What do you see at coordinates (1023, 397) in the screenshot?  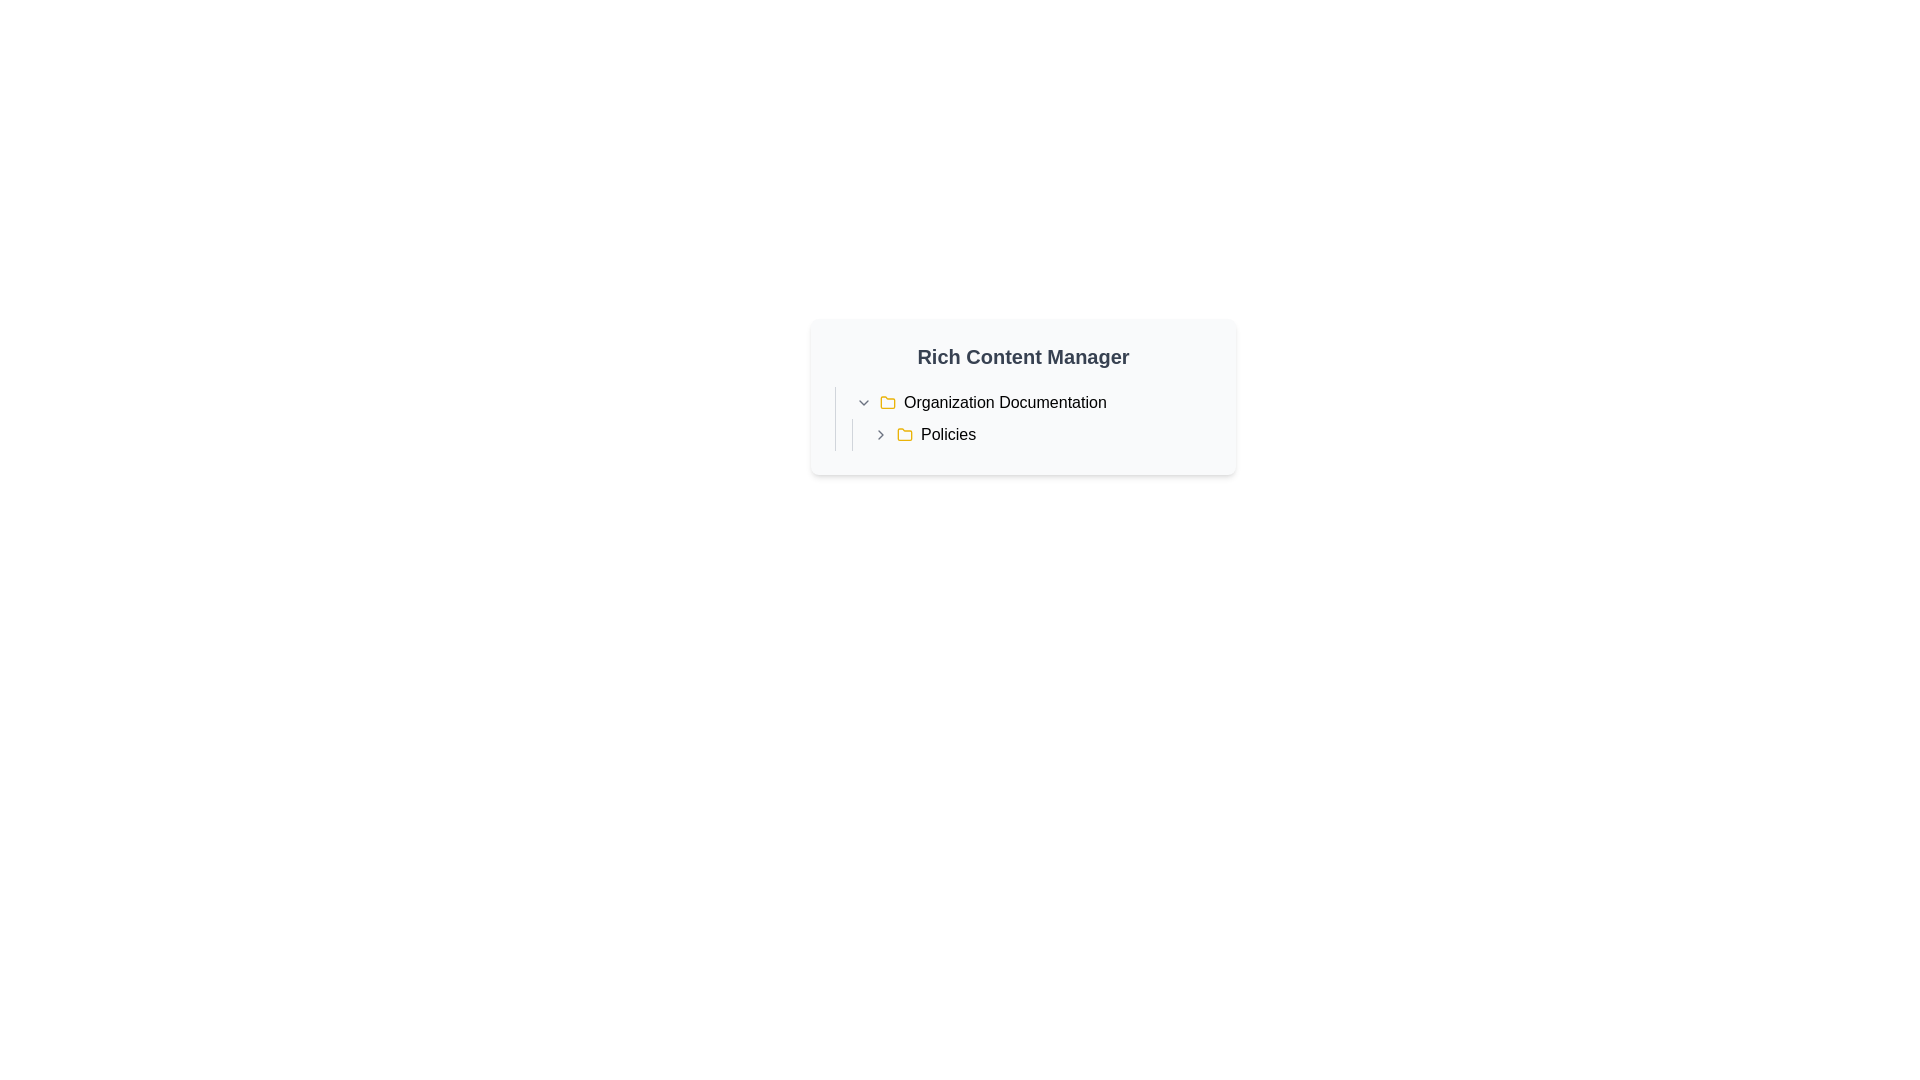 I see `the navigational panel component labeled 'Rich Content Manager' with indented sub-items 'Organization Documentation' and 'Policies'` at bounding box center [1023, 397].